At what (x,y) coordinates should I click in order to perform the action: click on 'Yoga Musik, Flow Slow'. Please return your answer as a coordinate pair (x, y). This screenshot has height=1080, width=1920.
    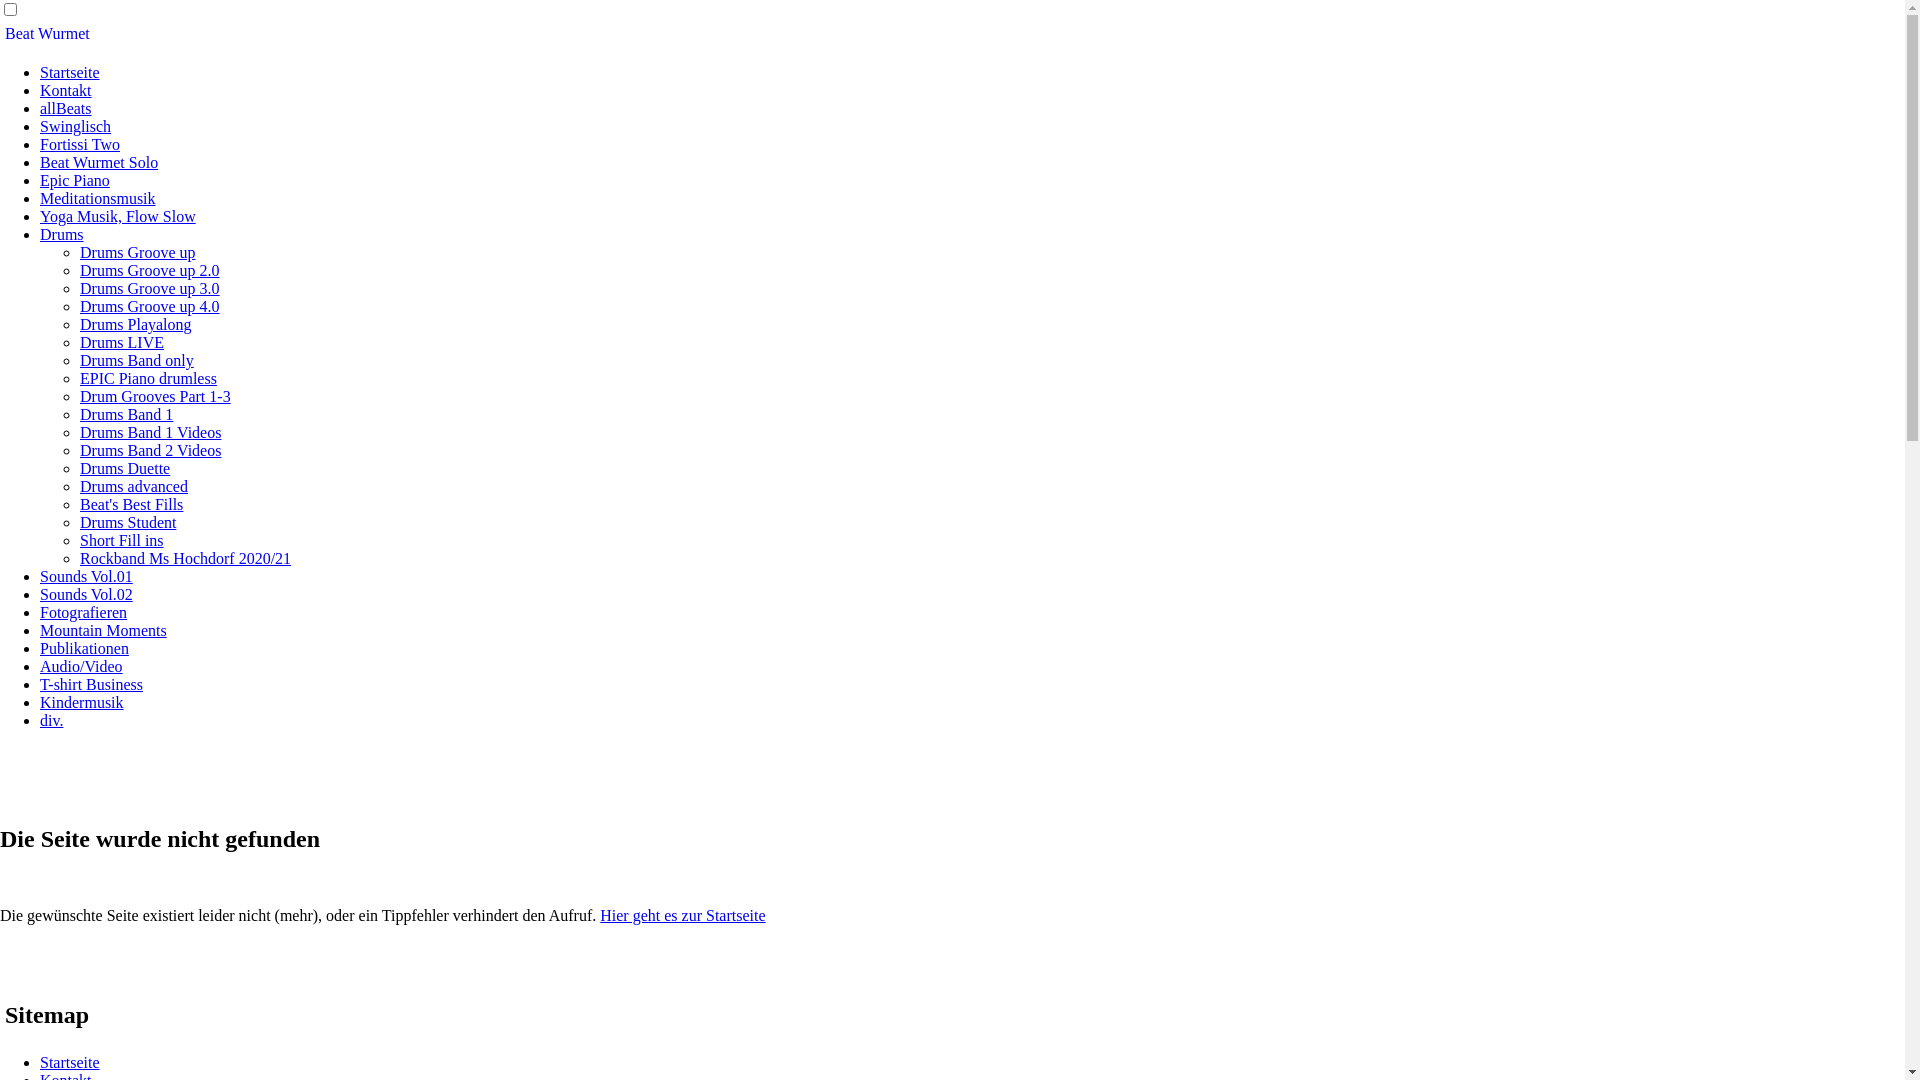
    Looking at the image, I should click on (117, 216).